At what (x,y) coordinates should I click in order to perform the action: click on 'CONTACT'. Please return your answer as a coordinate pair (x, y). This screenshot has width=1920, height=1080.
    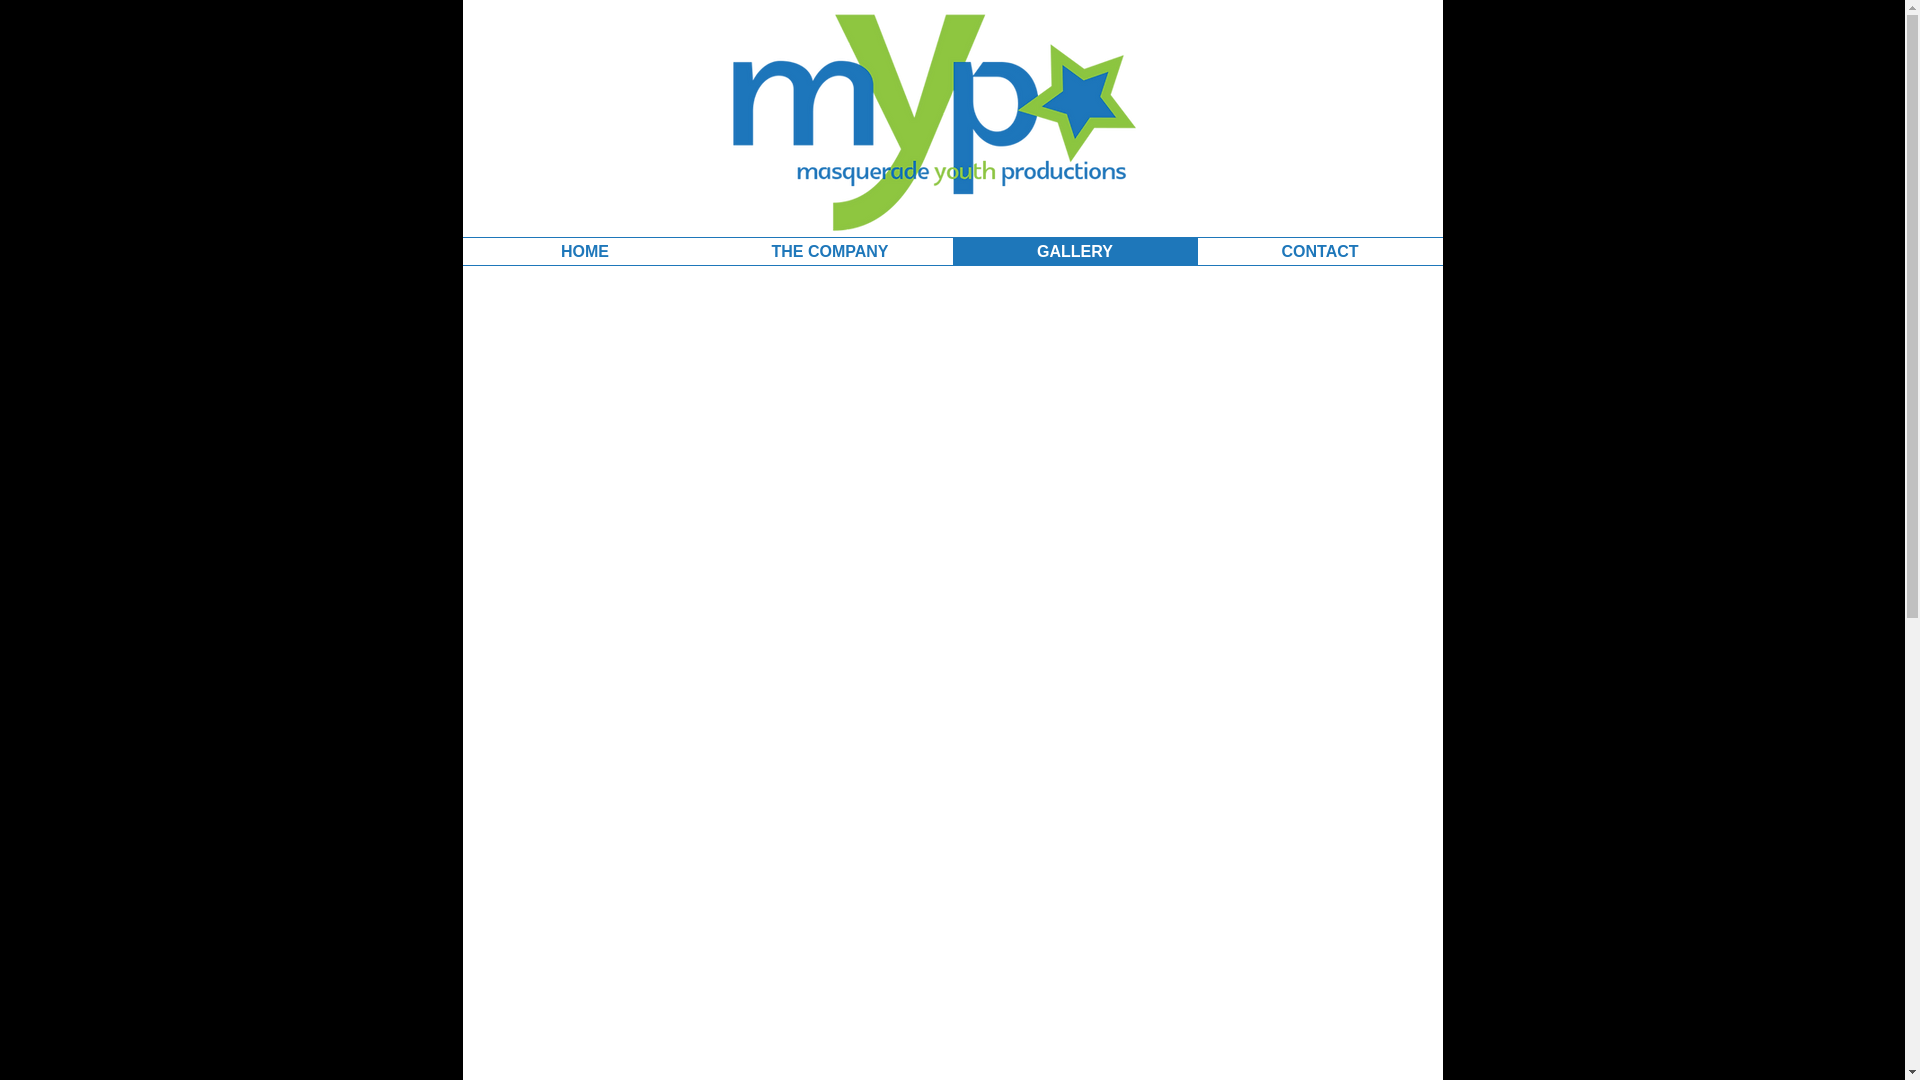
    Looking at the image, I should click on (1320, 250).